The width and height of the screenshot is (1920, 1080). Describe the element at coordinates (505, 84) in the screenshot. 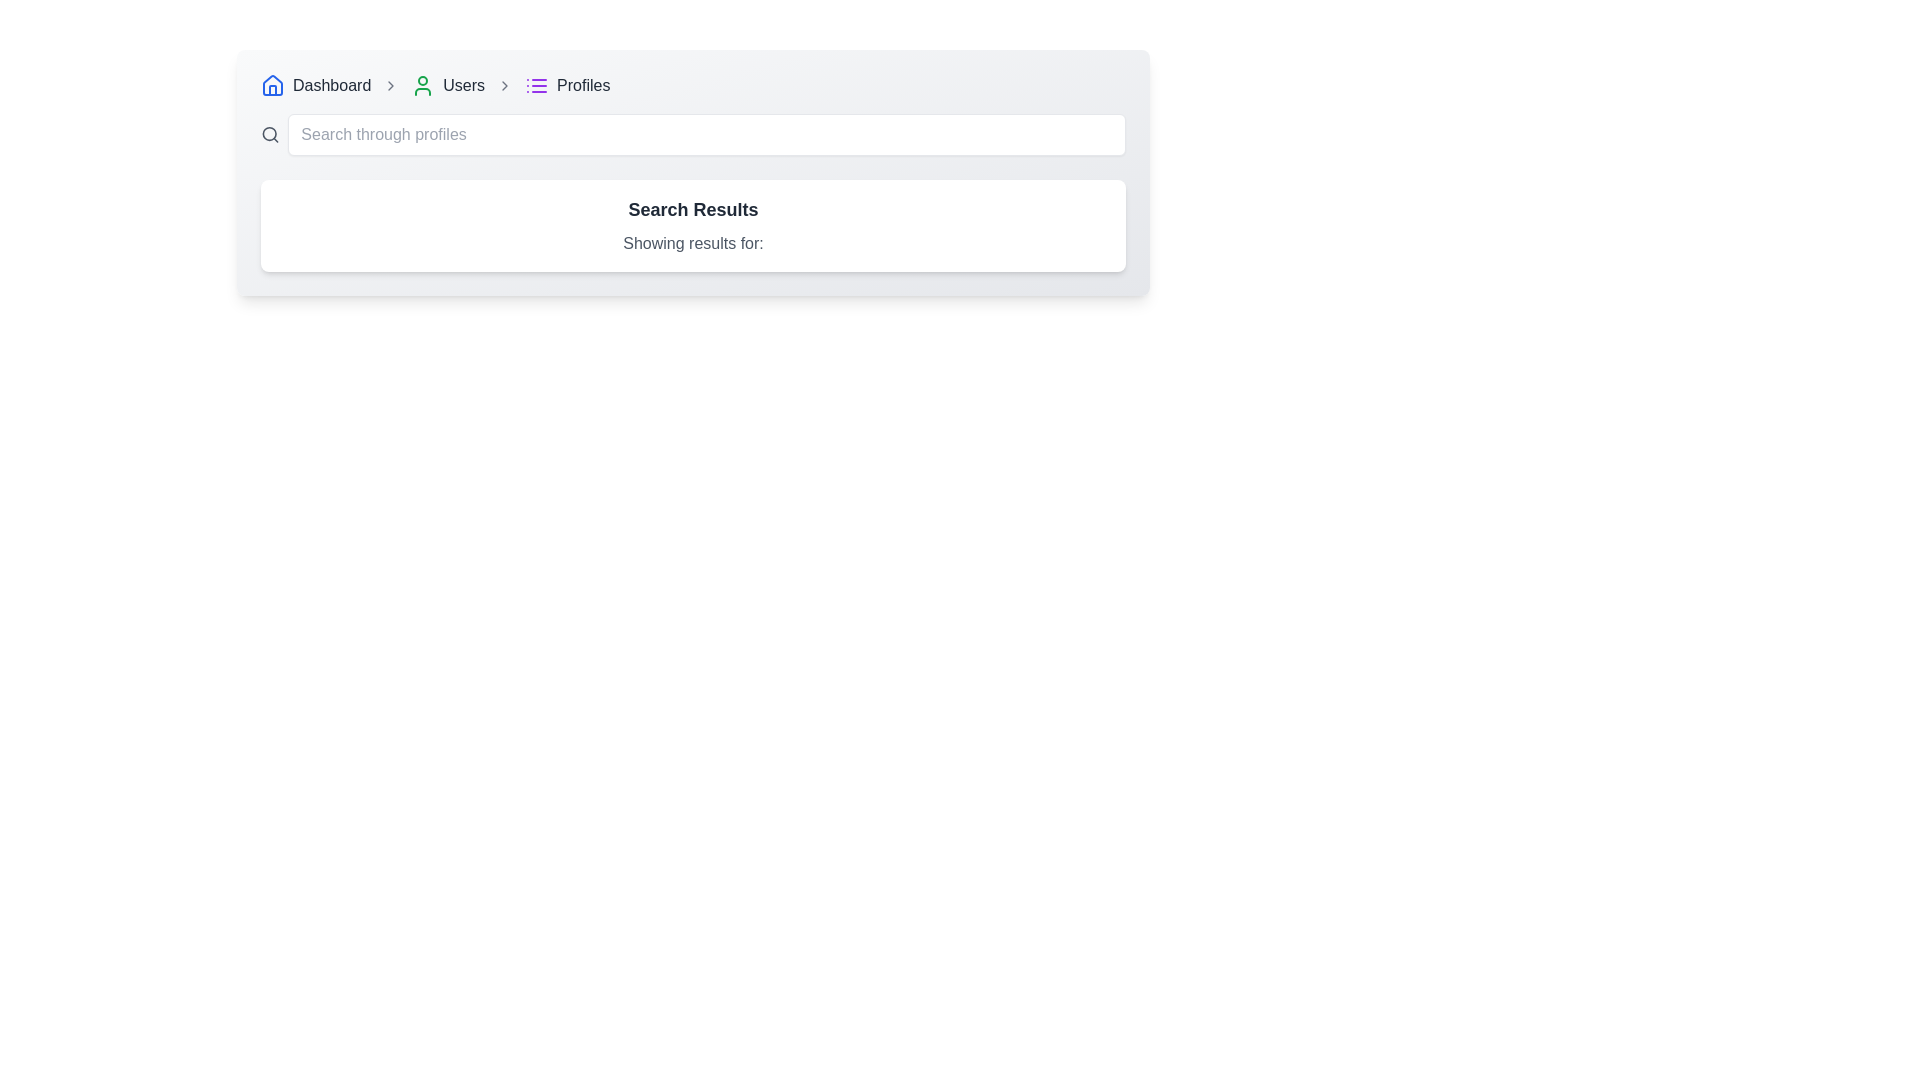

I see `the second chevron icon in the breadcrumb navigation bar, positioned between 'Users' and 'Profiles', to enhance clarity of the hierarchy` at that location.